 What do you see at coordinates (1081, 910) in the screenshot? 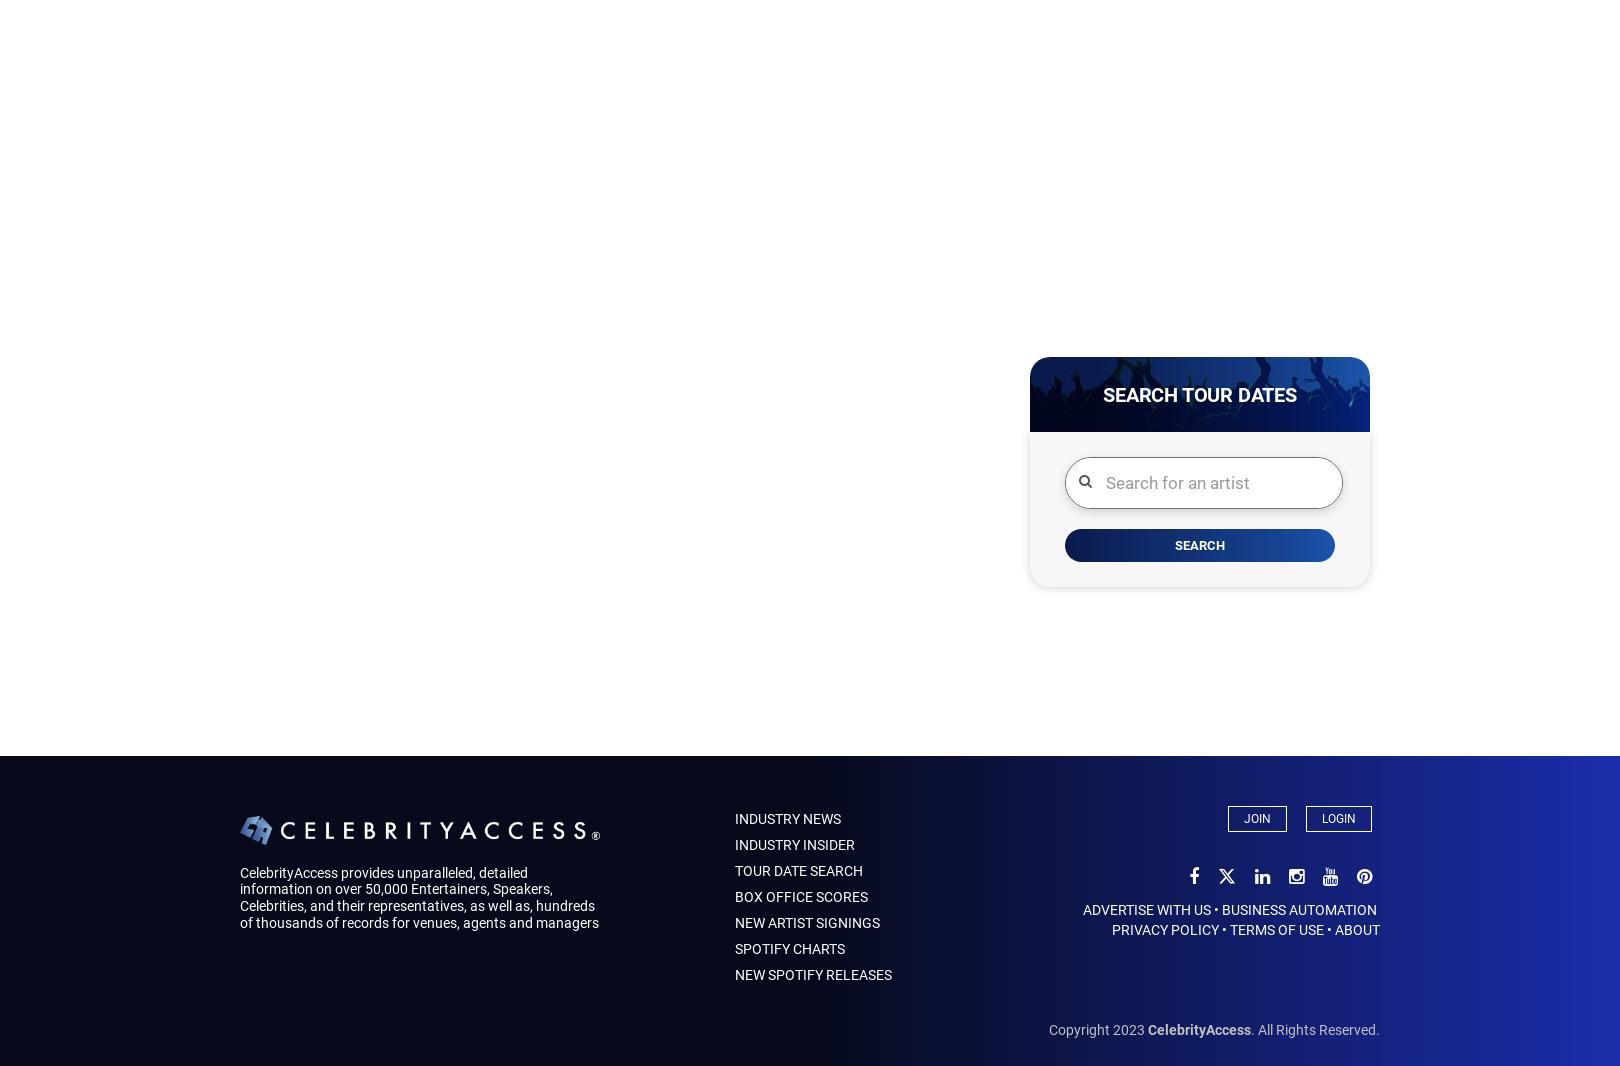
I see `'ADVERTISE WITH US'` at bounding box center [1081, 910].